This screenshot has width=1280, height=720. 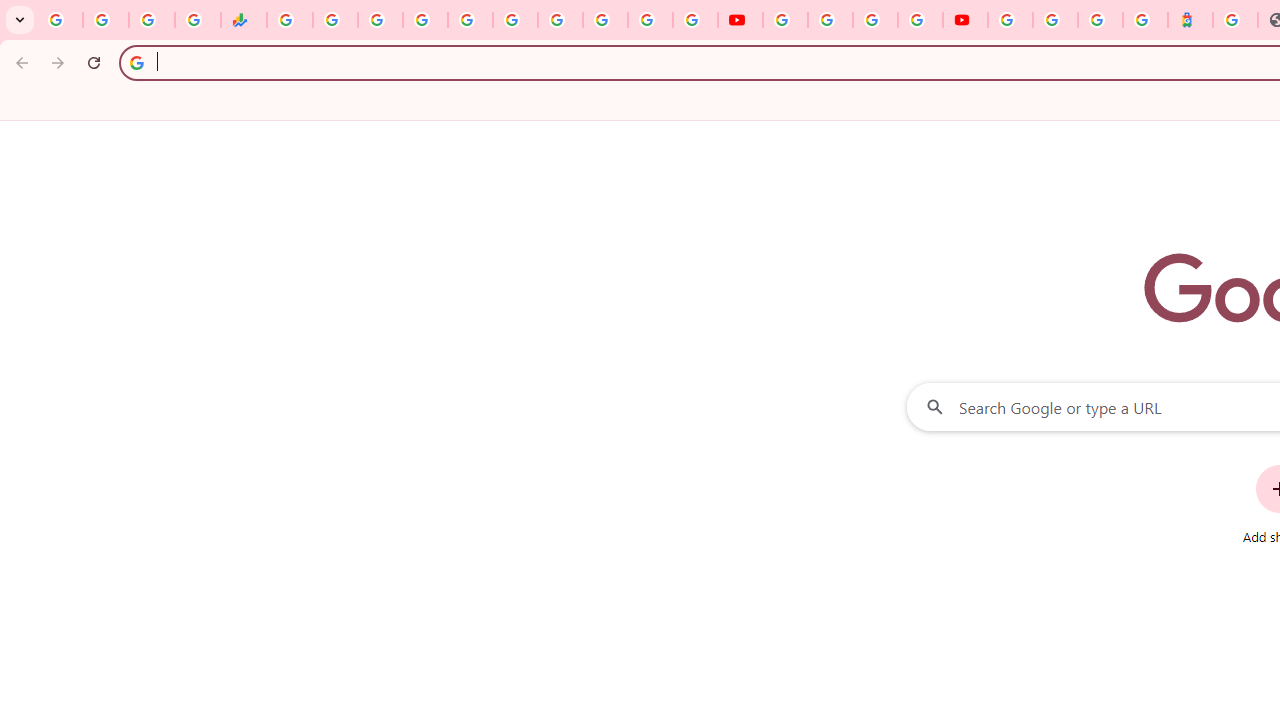 I want to click on 'Atour Hotel - Google hotels', so click(x=1190, y=20).